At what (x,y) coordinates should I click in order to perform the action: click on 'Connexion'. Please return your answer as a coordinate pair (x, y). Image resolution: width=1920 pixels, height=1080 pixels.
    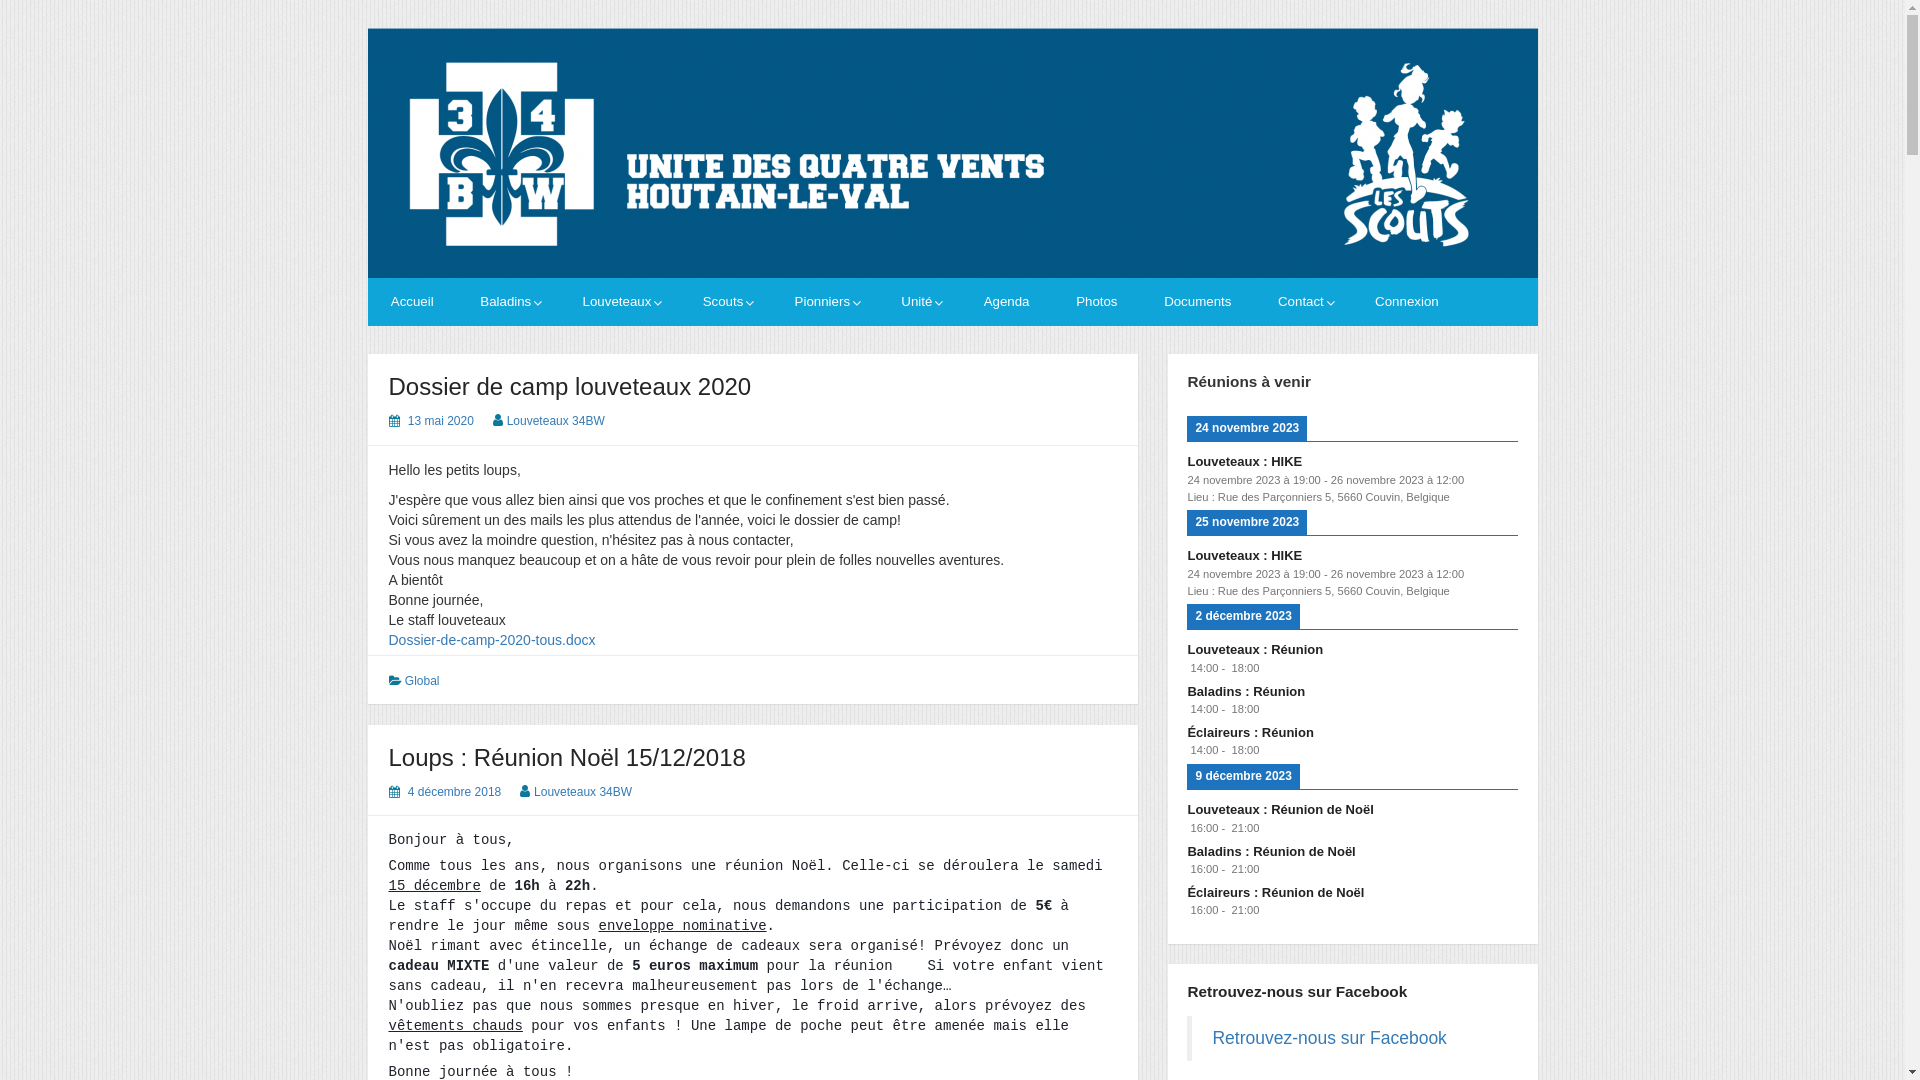
    Looking at the image, I should click on (1405, 301).